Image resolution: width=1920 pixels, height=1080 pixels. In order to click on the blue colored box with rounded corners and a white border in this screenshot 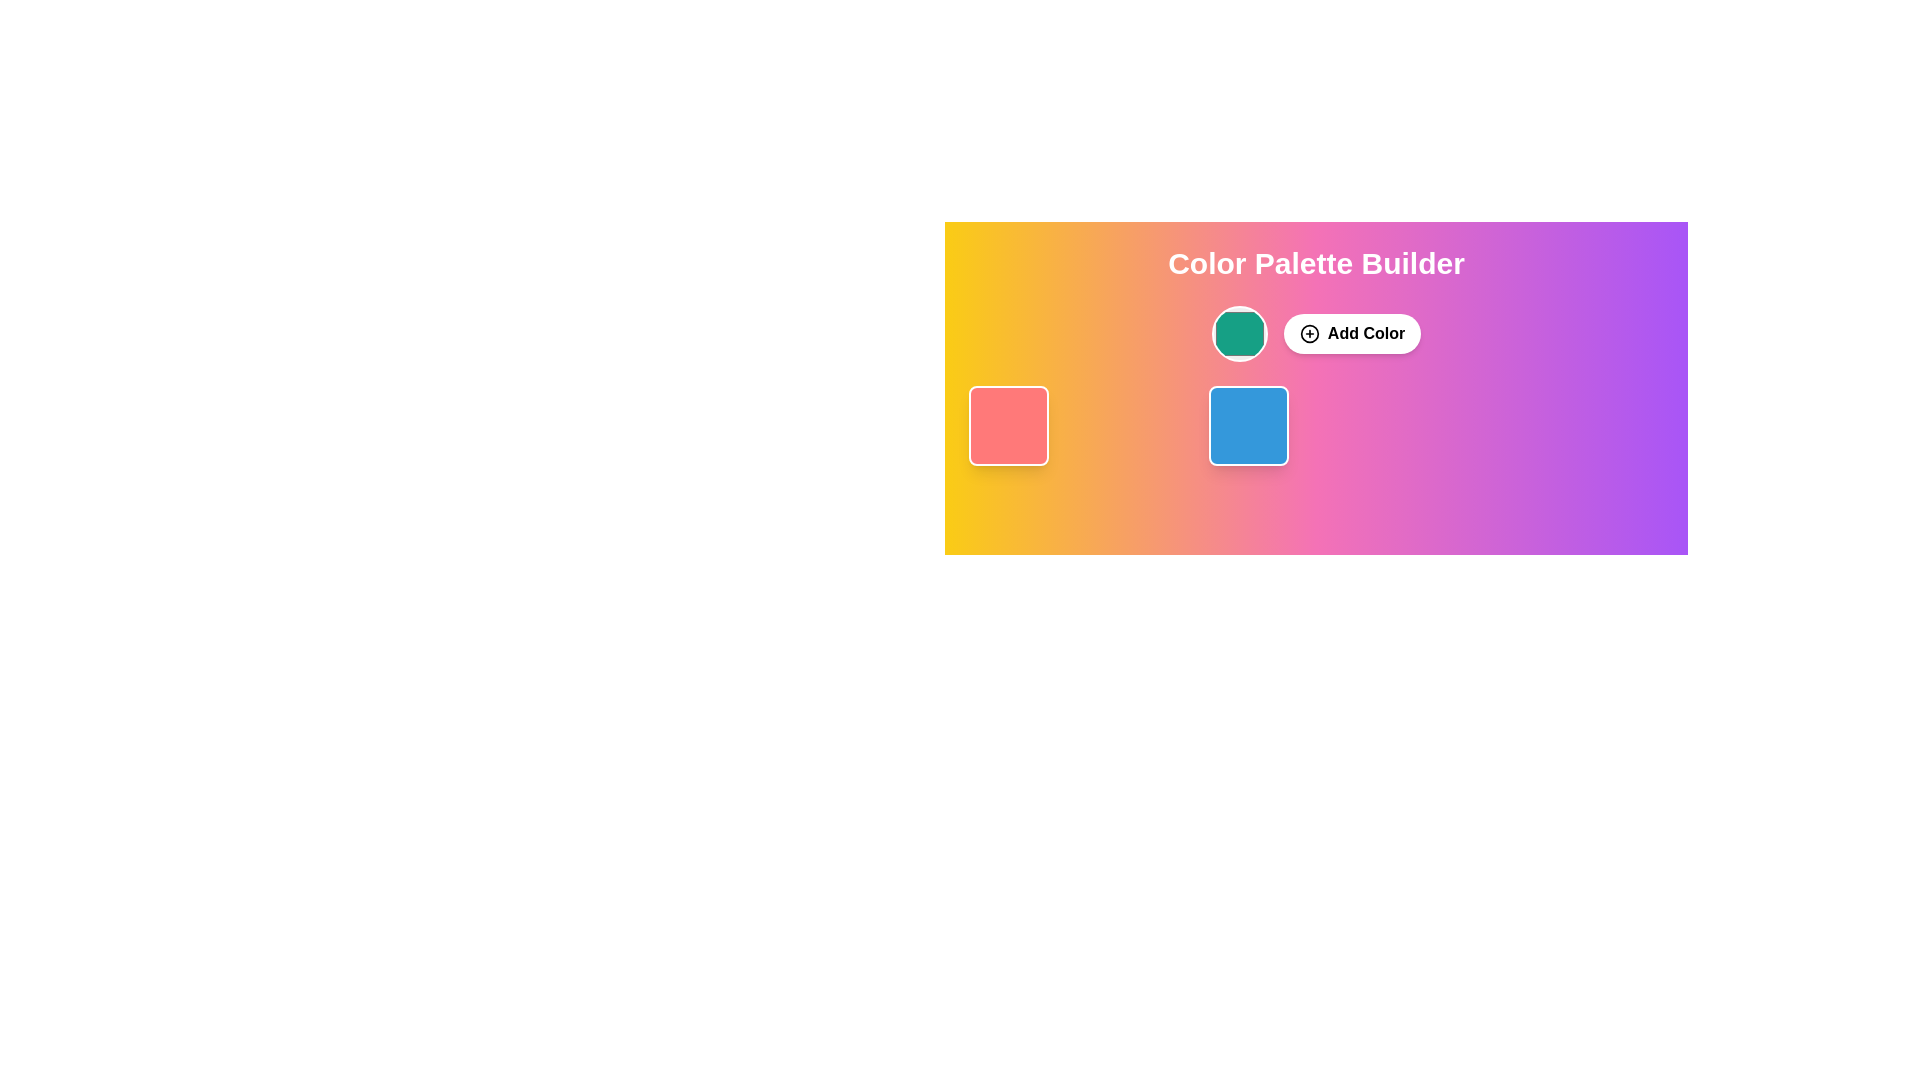, I will do `click(1247, 424)`.